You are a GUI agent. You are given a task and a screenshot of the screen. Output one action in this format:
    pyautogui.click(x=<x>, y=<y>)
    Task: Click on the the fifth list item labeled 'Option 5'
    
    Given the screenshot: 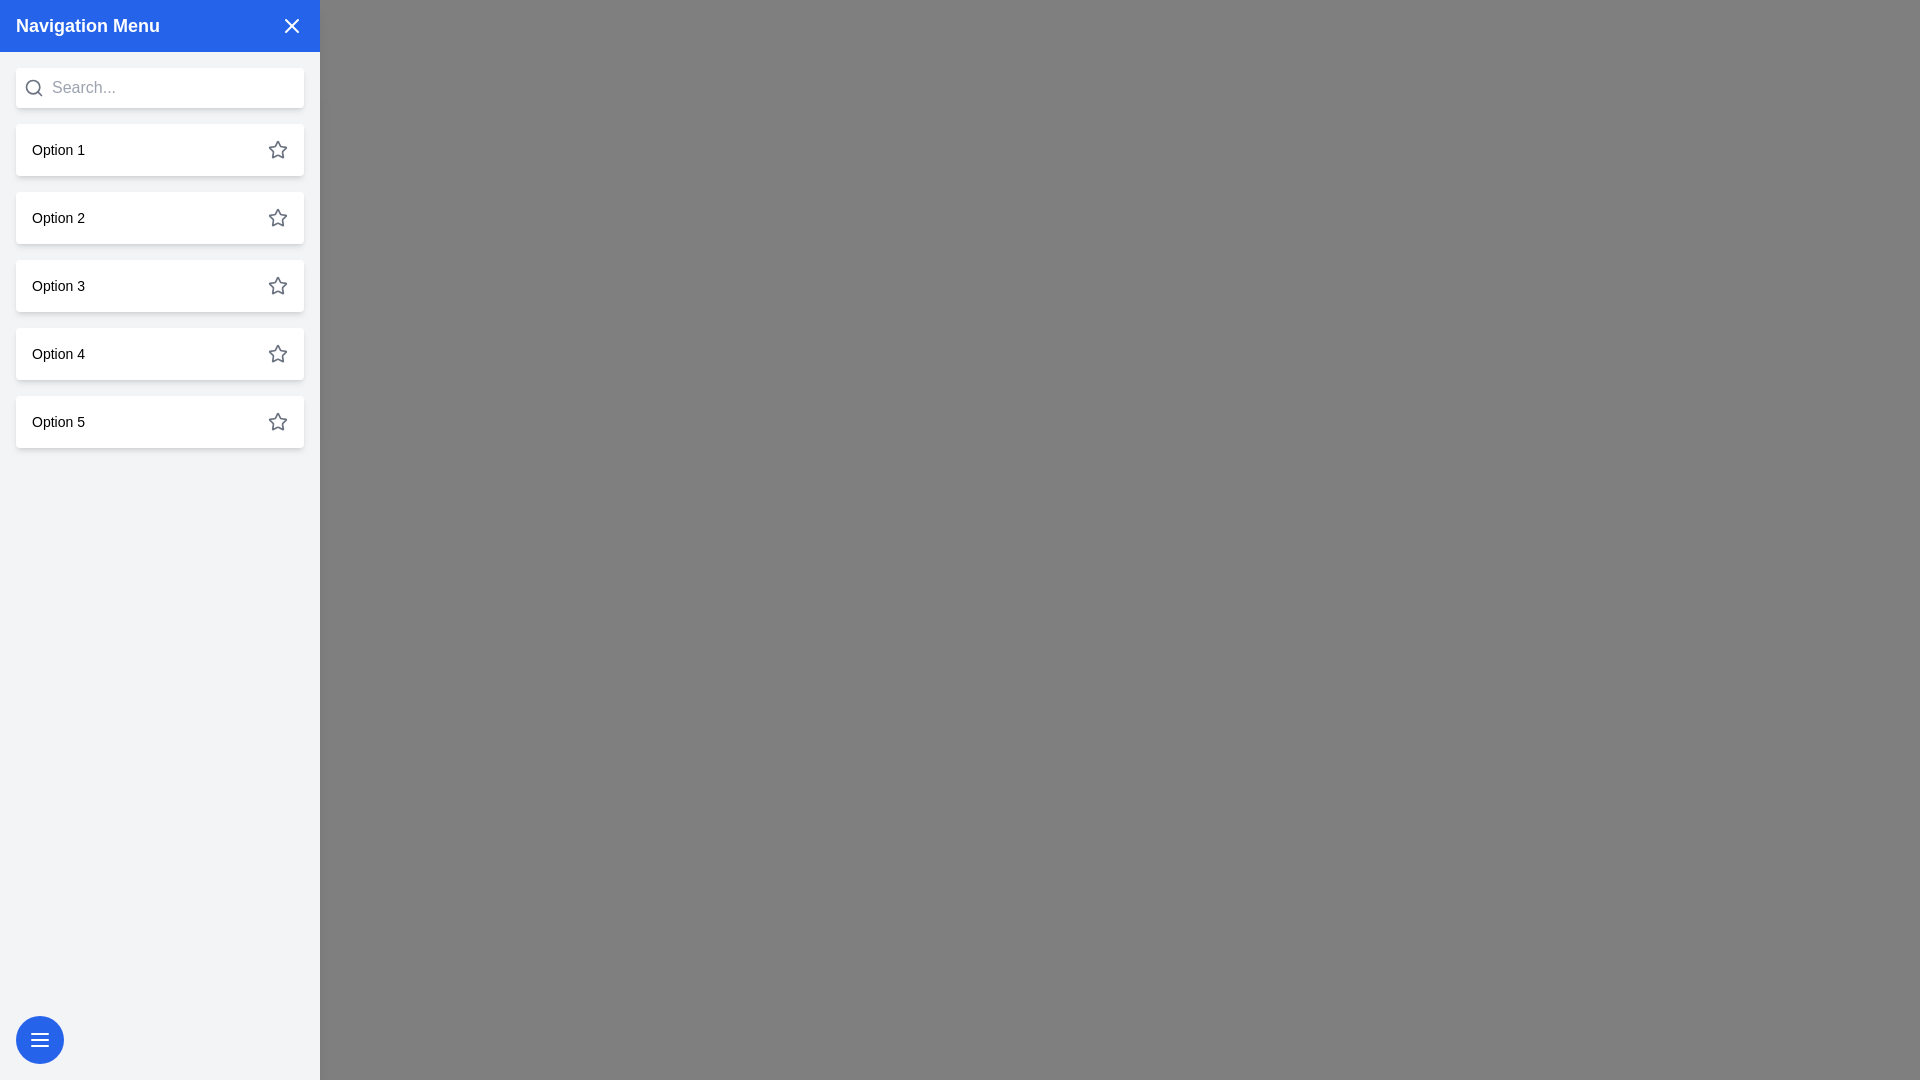 What is the action you would take?
    pyautogui.click(x=158, y=420)
    